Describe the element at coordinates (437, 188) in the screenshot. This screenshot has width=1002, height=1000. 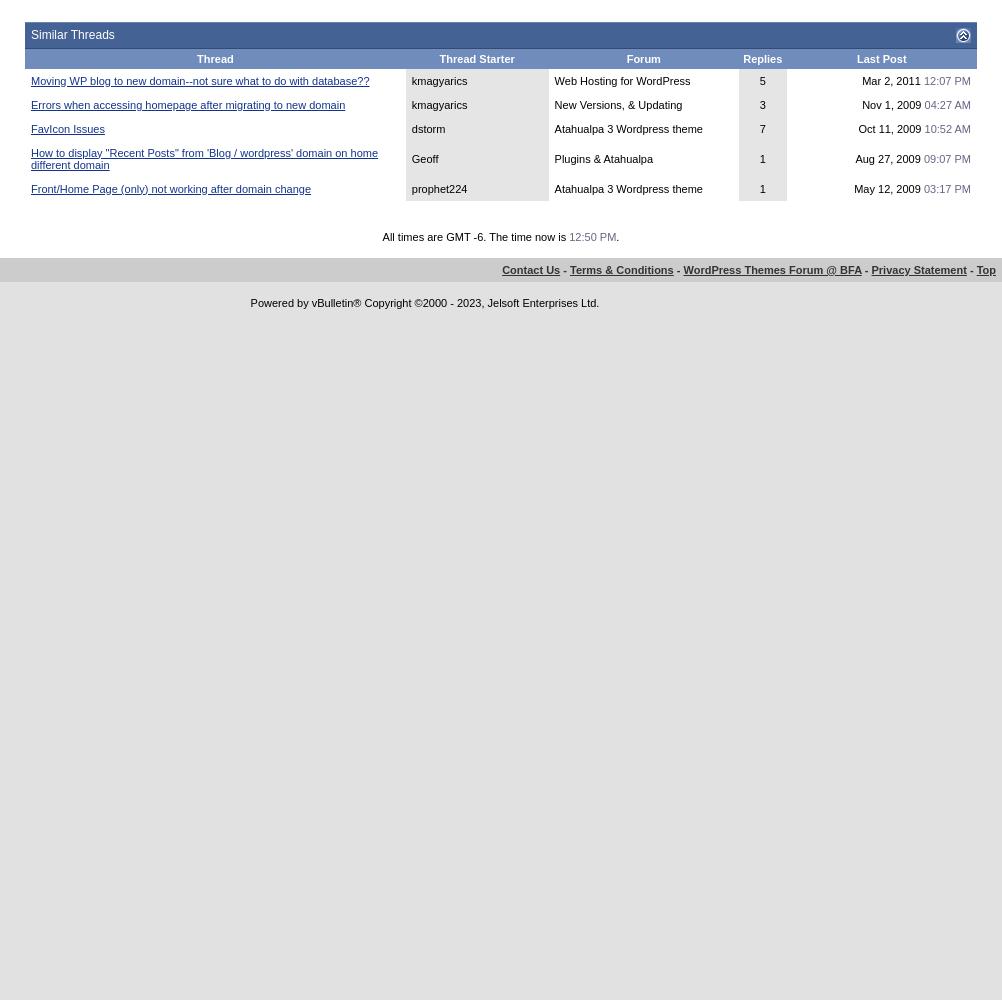
I see `'prophet224'` at that location.